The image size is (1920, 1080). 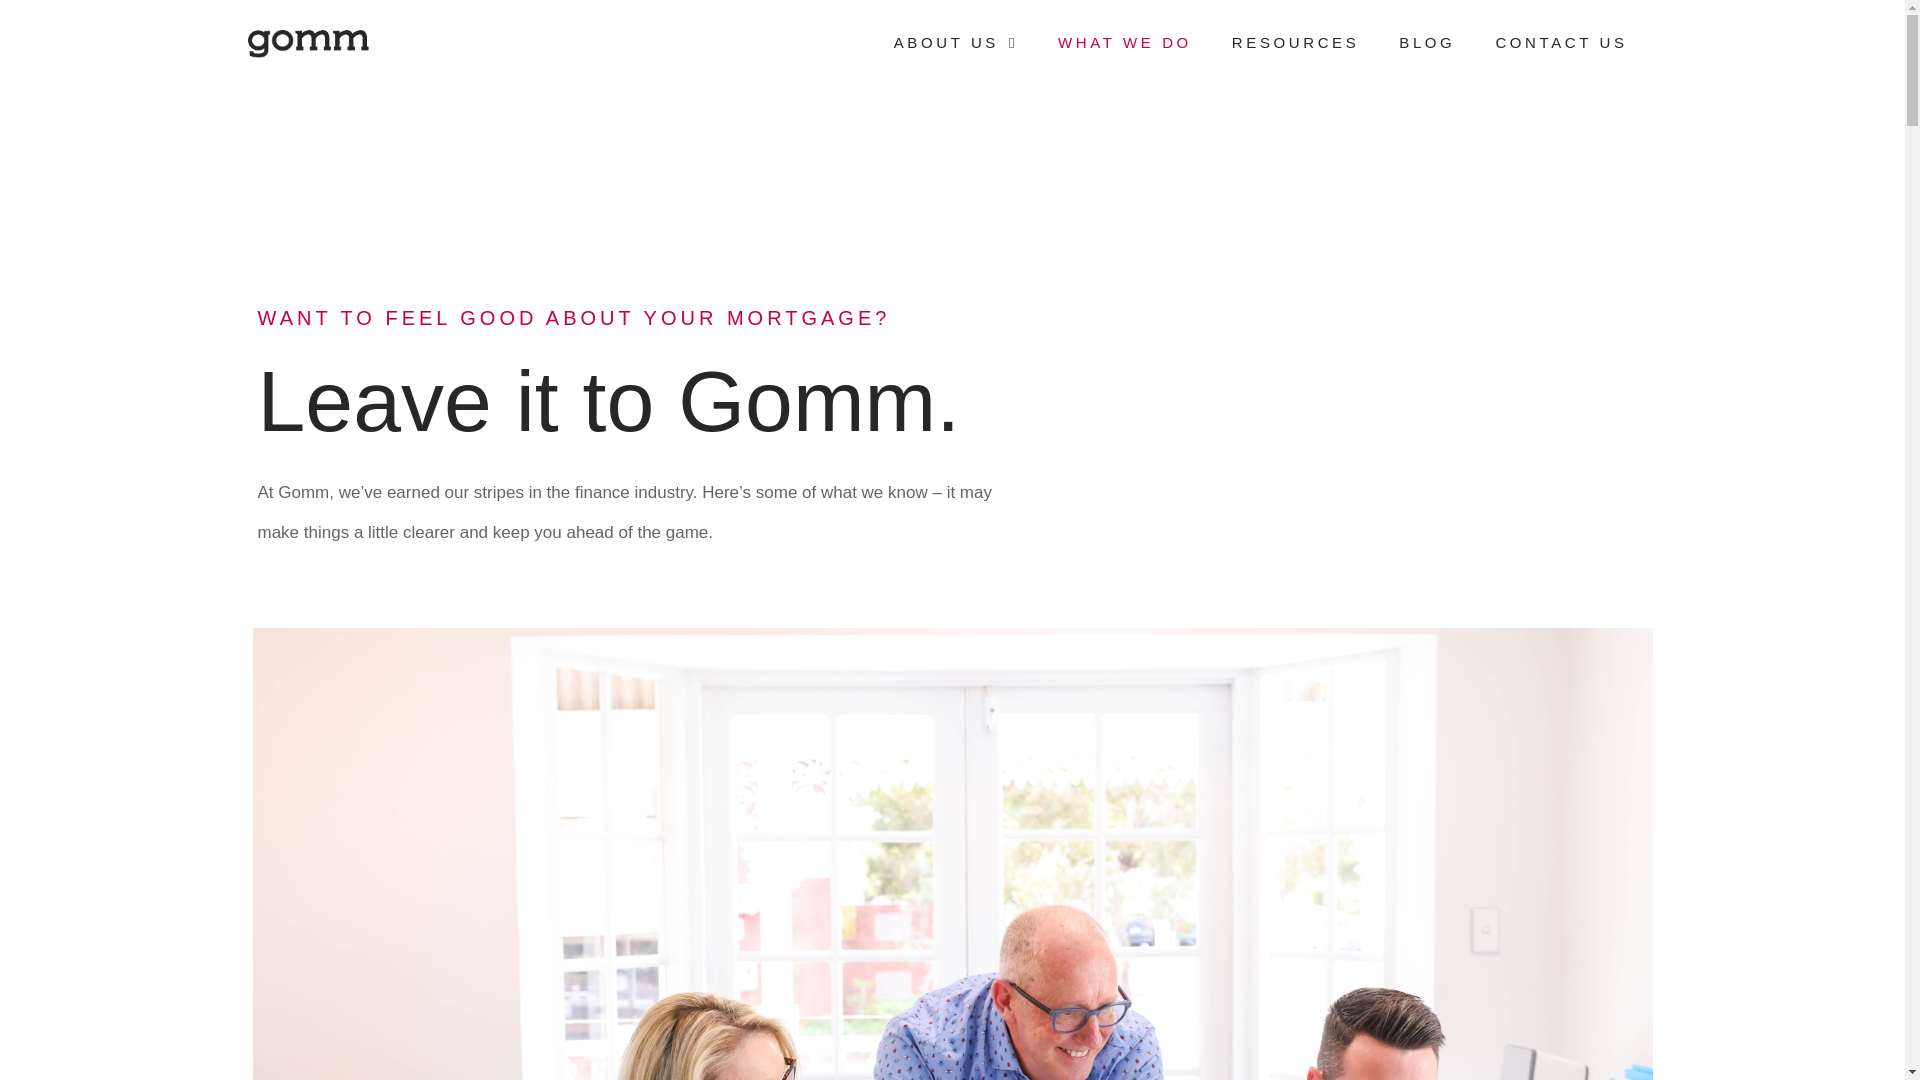 I want to click on 'CONTACT US', so click(x=1559, y=42).